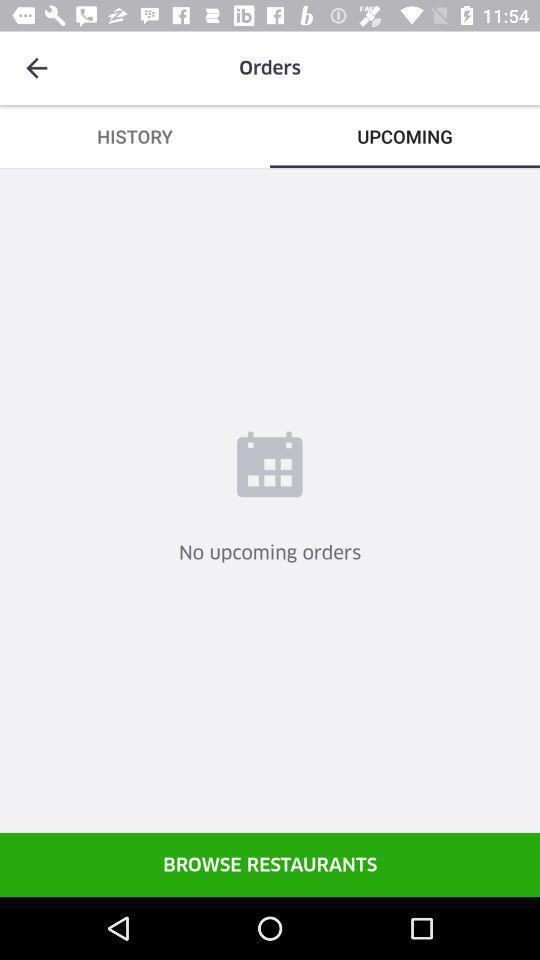  I want to click on icon to the left of the orders icon, so click(36, 68).